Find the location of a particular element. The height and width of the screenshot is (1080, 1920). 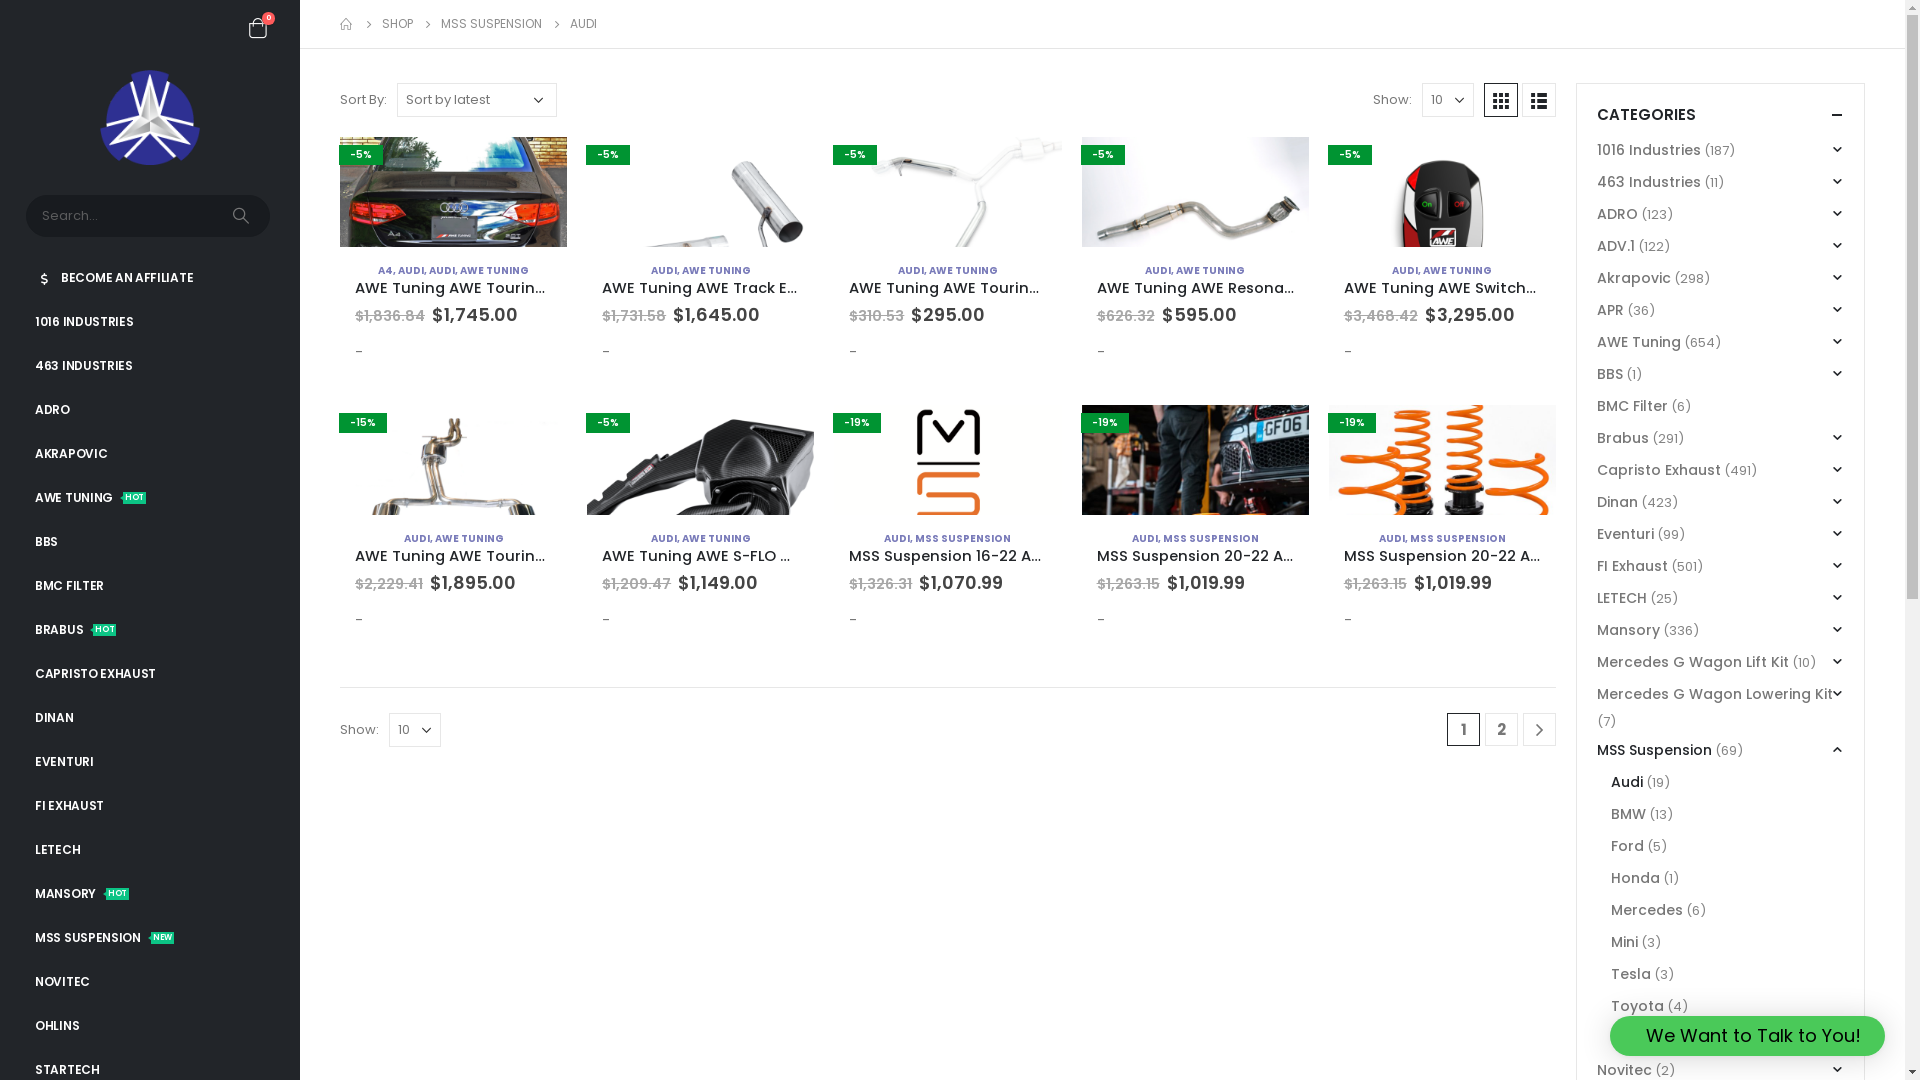

'BBS' is located at coordinates (148, 542).